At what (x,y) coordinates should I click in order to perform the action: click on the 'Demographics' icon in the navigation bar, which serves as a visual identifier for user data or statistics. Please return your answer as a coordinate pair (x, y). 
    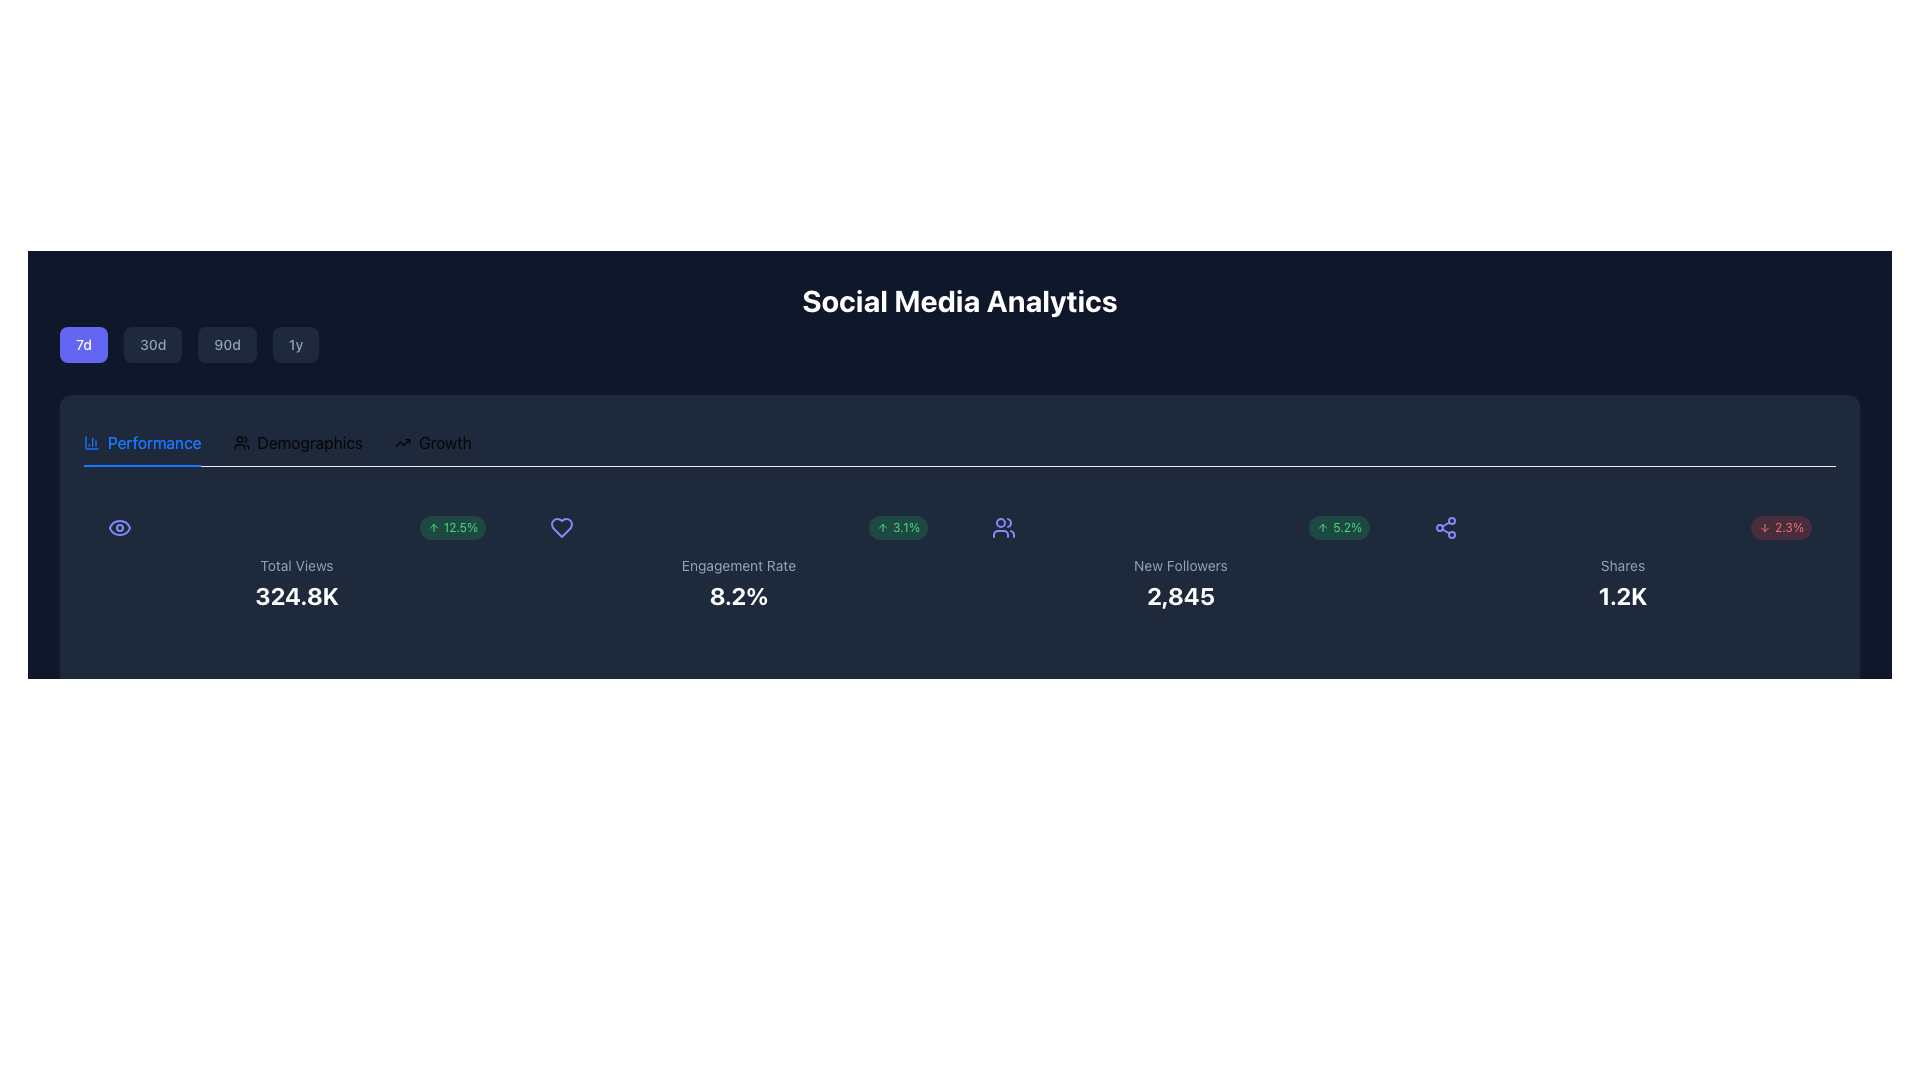
    Looking at the image, I should click on (240, 442).